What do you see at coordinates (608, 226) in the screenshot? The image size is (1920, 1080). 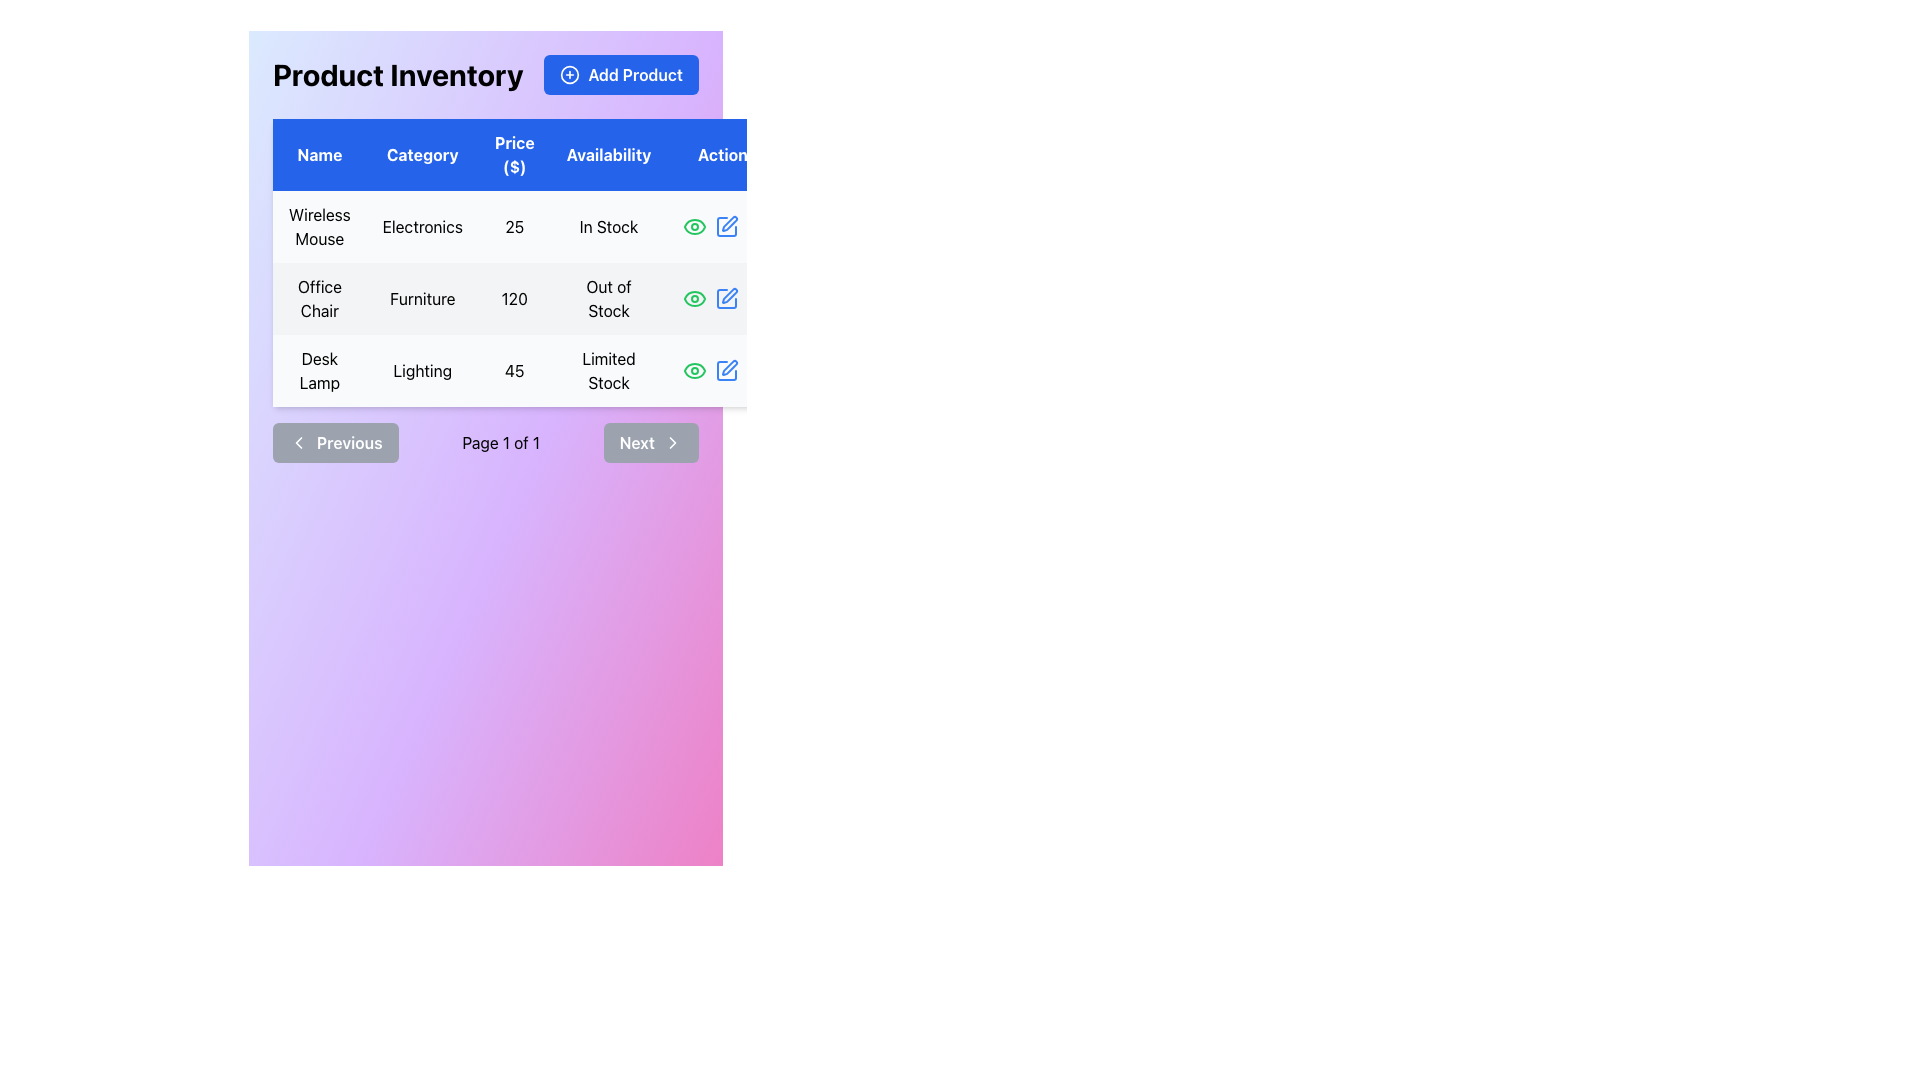 I see `the 'In Stock' text label located in the fourth column of the first row of the table for 'Wireless Mouse', which is part of the 'Availability' section` at bounding box center [608, 226].